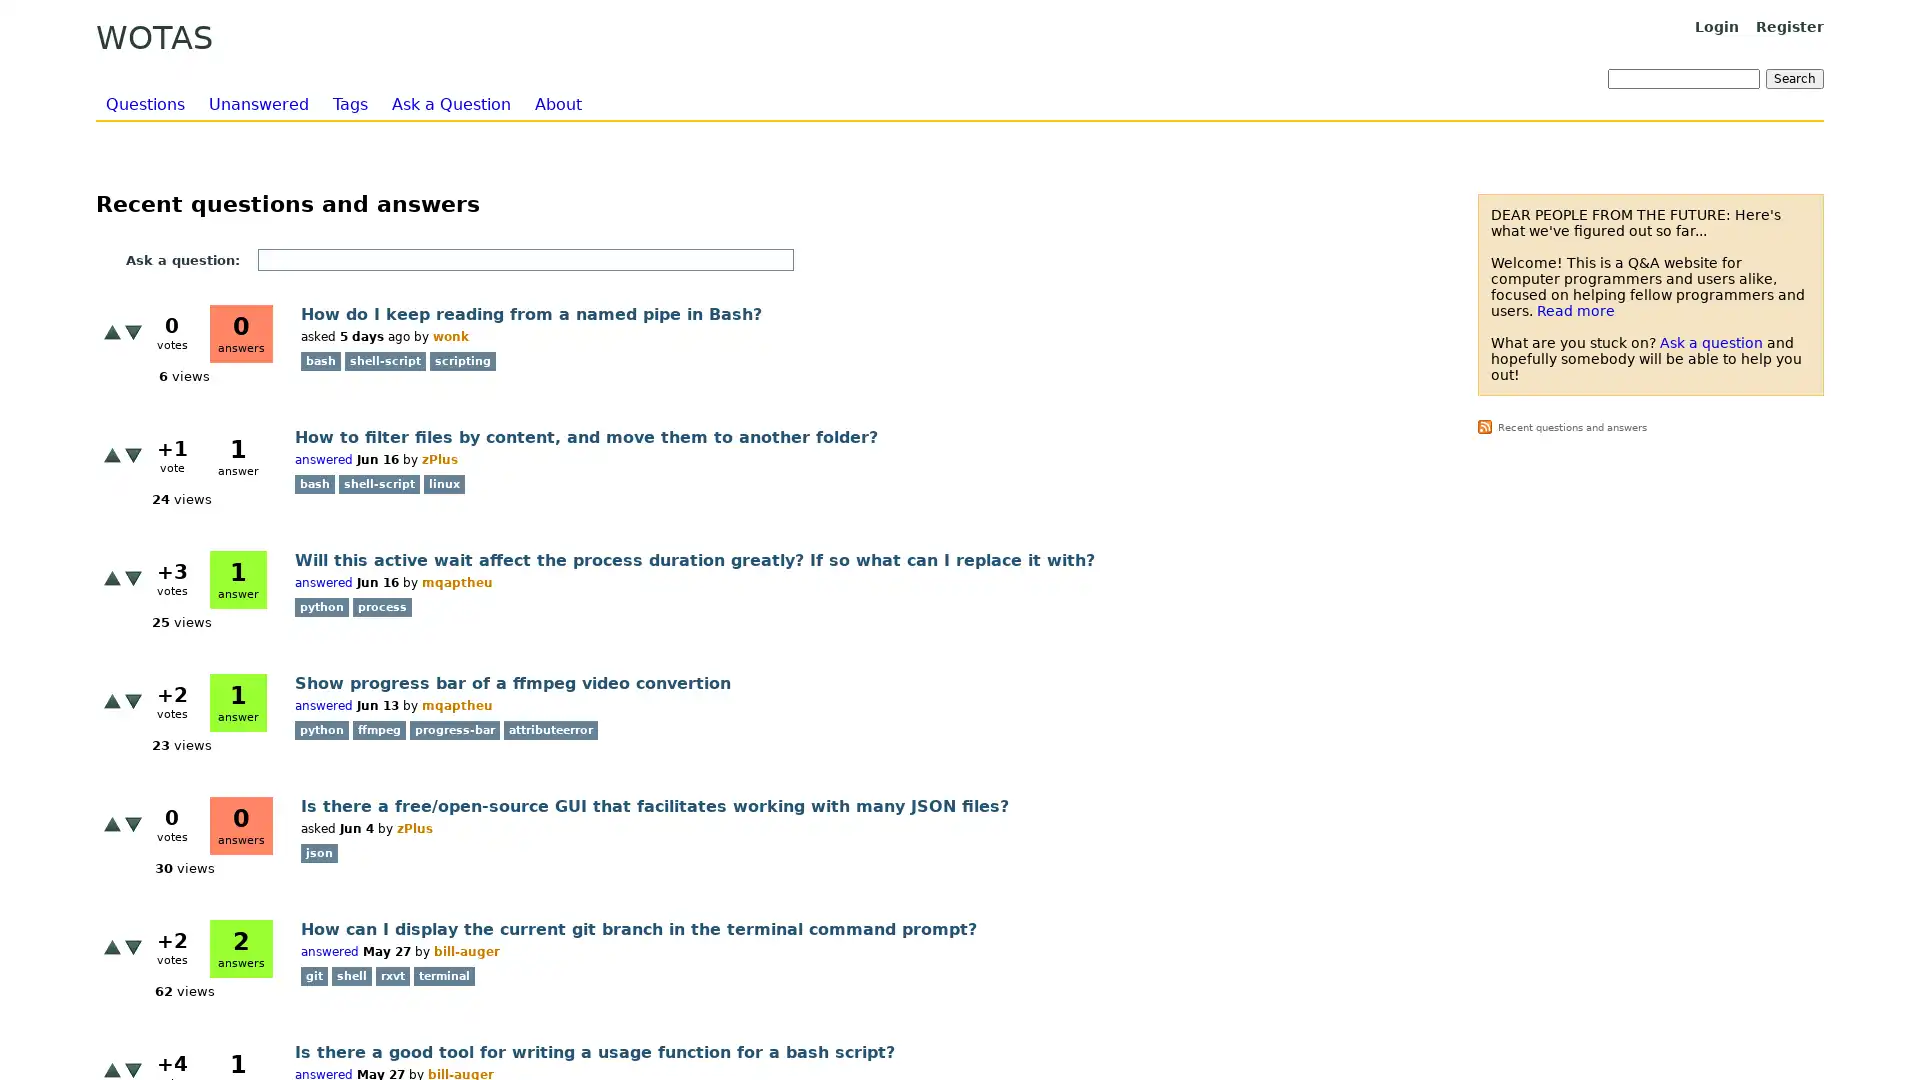 This screenshot has width=1920, height=1080. I want to click on +, so click(111, 824).